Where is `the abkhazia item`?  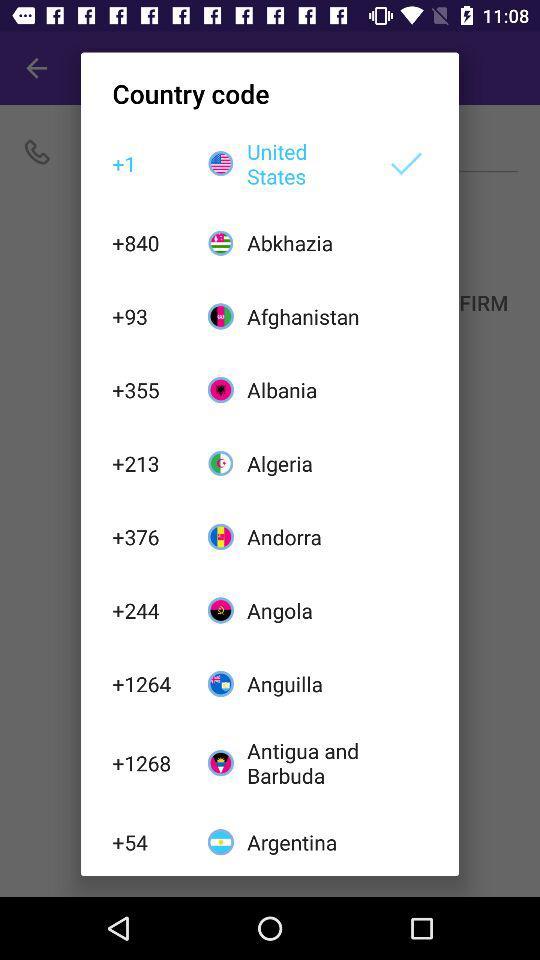
the abkhazia item is located at coordinates (305, 241).